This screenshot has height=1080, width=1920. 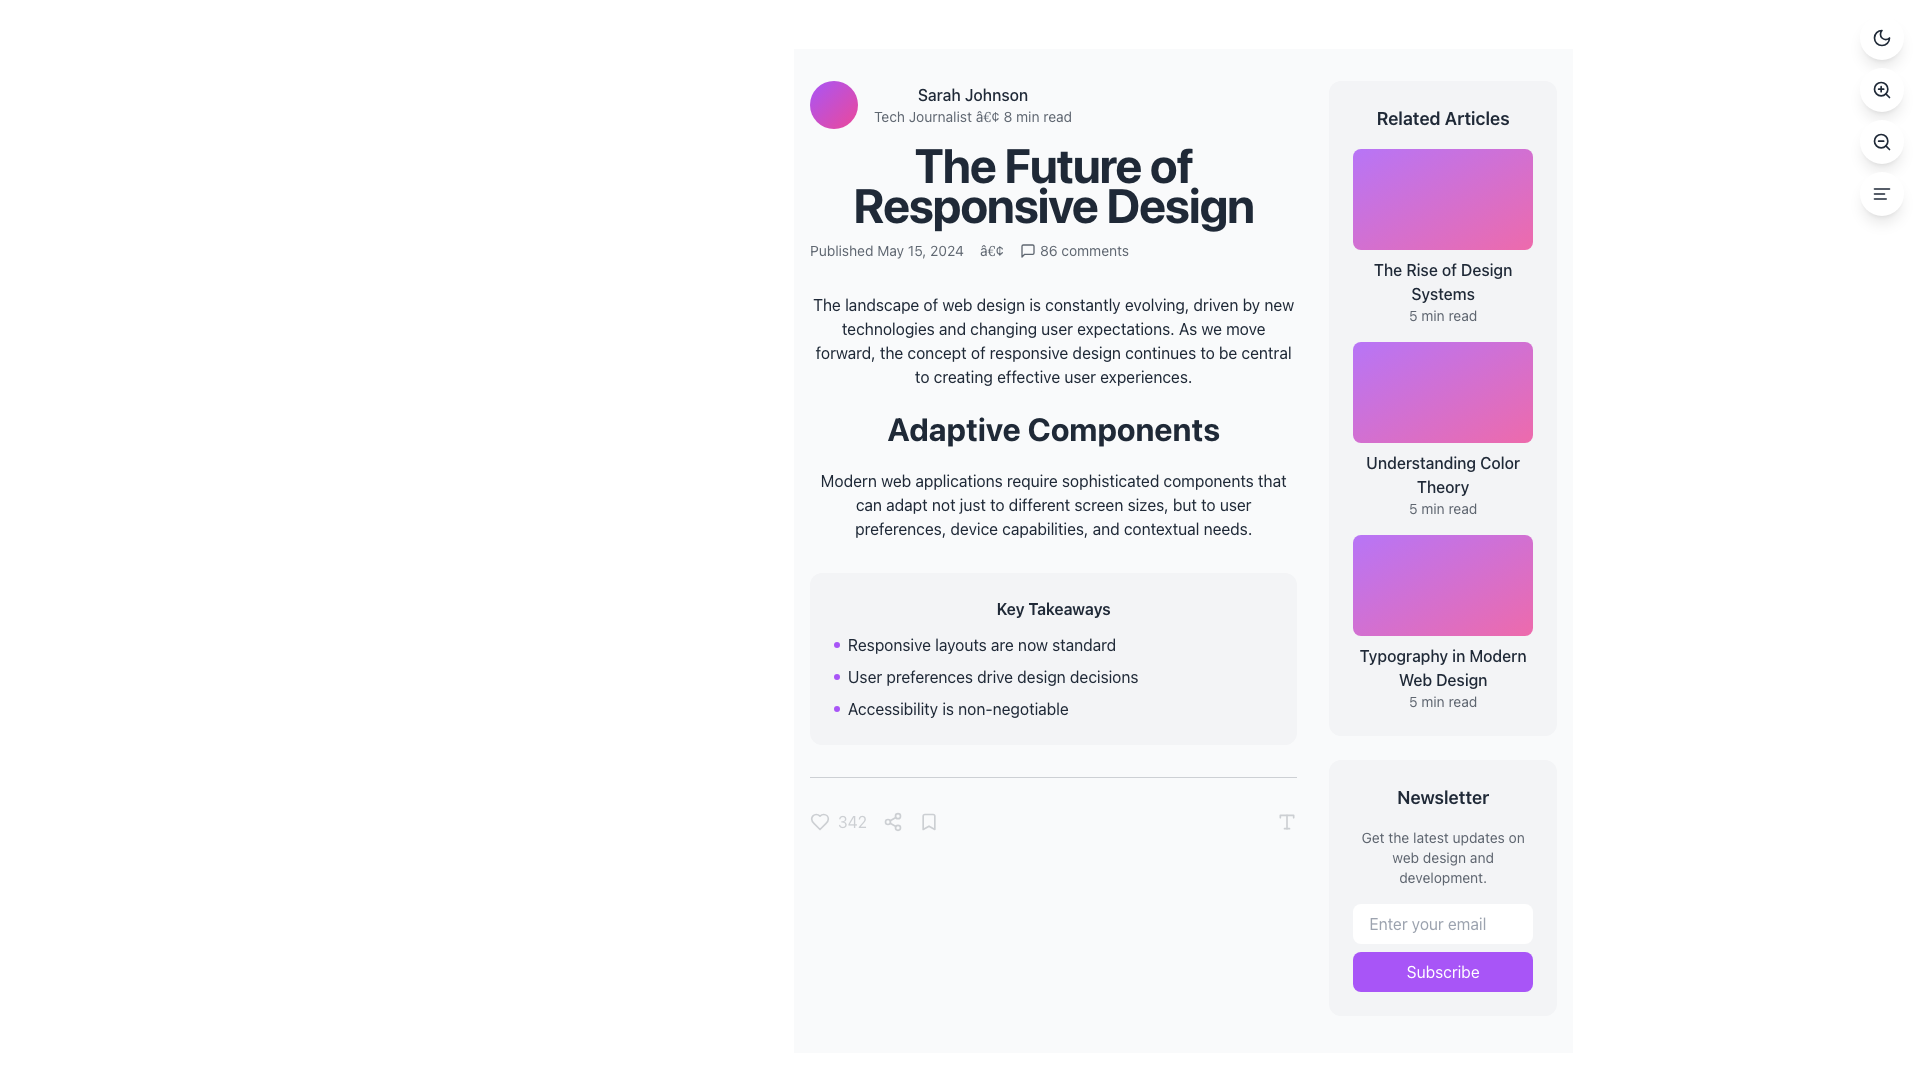 I want to click on the gradient-filled rectangular Image Placeholder with rounded borders for the 'Understanding Color Theory' article, located in the 'Related Articles' section, so click(x=1443, y=392).